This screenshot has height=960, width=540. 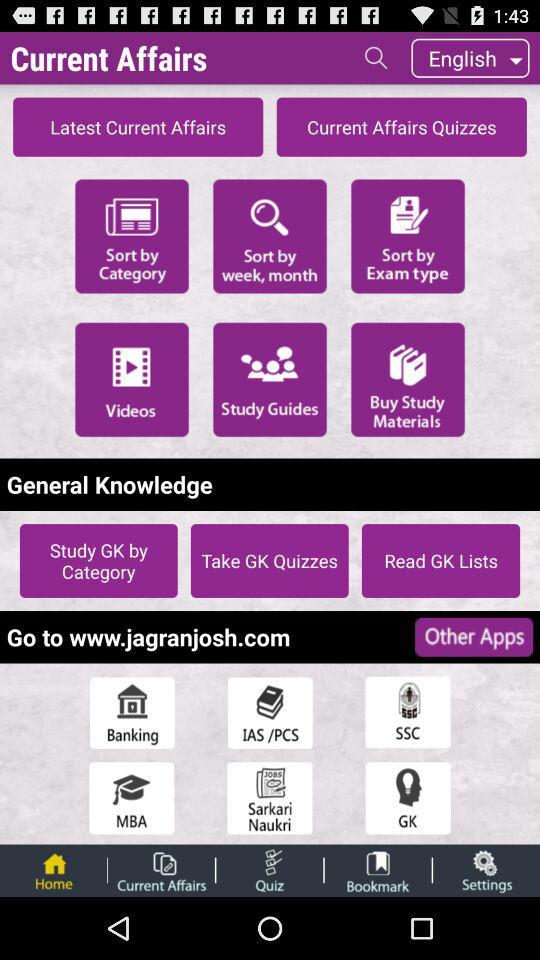 I want to click on the icon above the general knowledge item, so click(x=270, y=378).